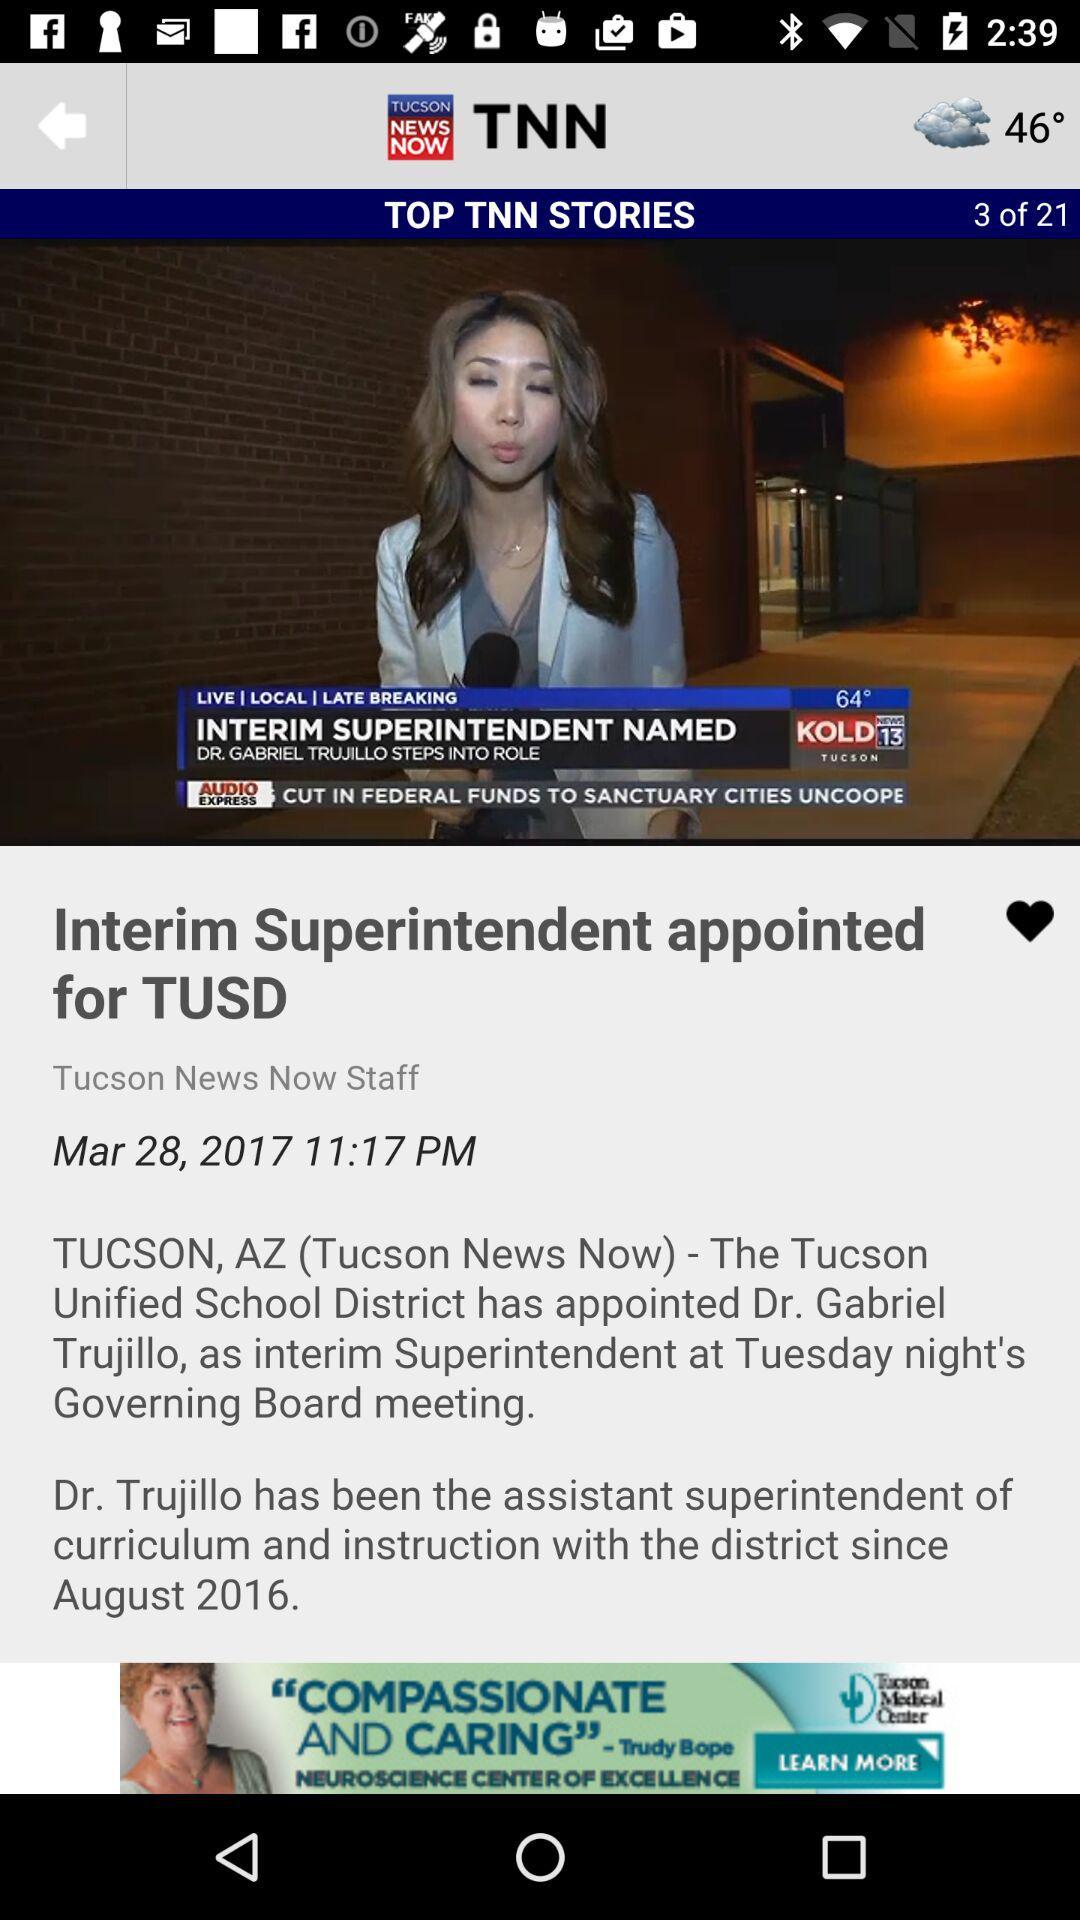 The width and height of the screenshot is (1080, 1920). What do you see at coordinates (540, 1252) in the screenshot?
I see `press the heart icon` at bounding box center [540, 1252].